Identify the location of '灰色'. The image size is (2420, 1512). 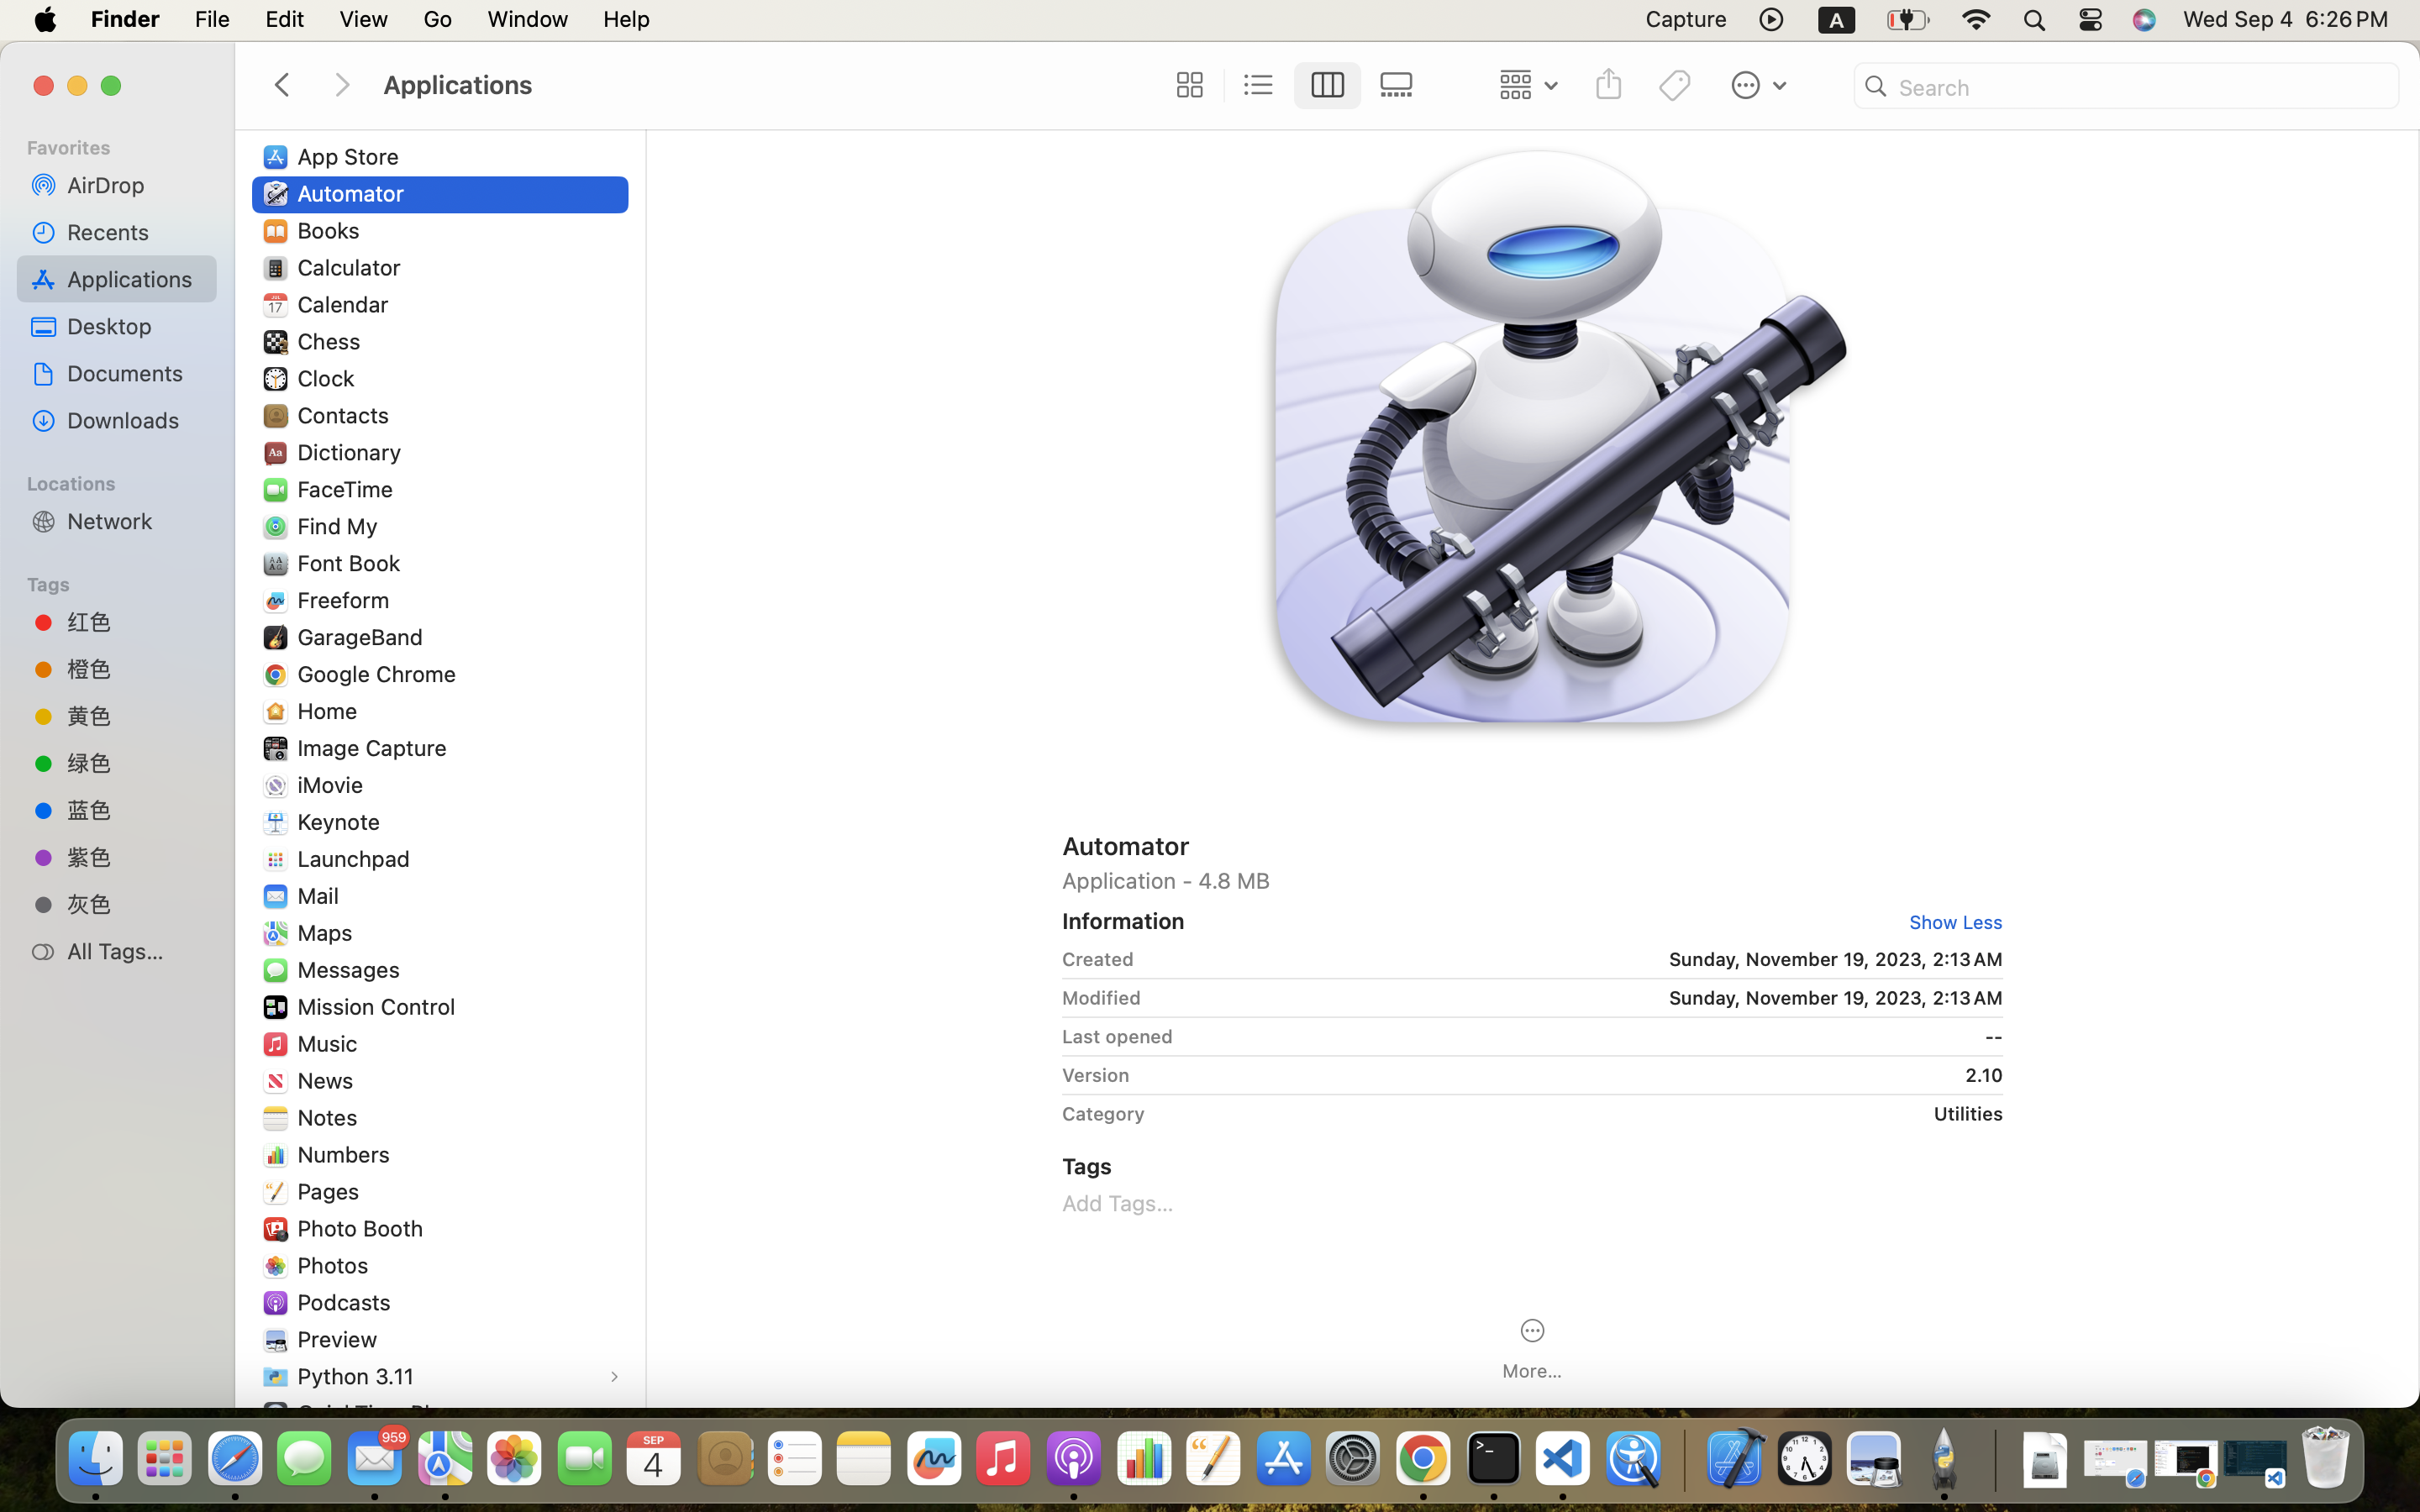
(134, 904).